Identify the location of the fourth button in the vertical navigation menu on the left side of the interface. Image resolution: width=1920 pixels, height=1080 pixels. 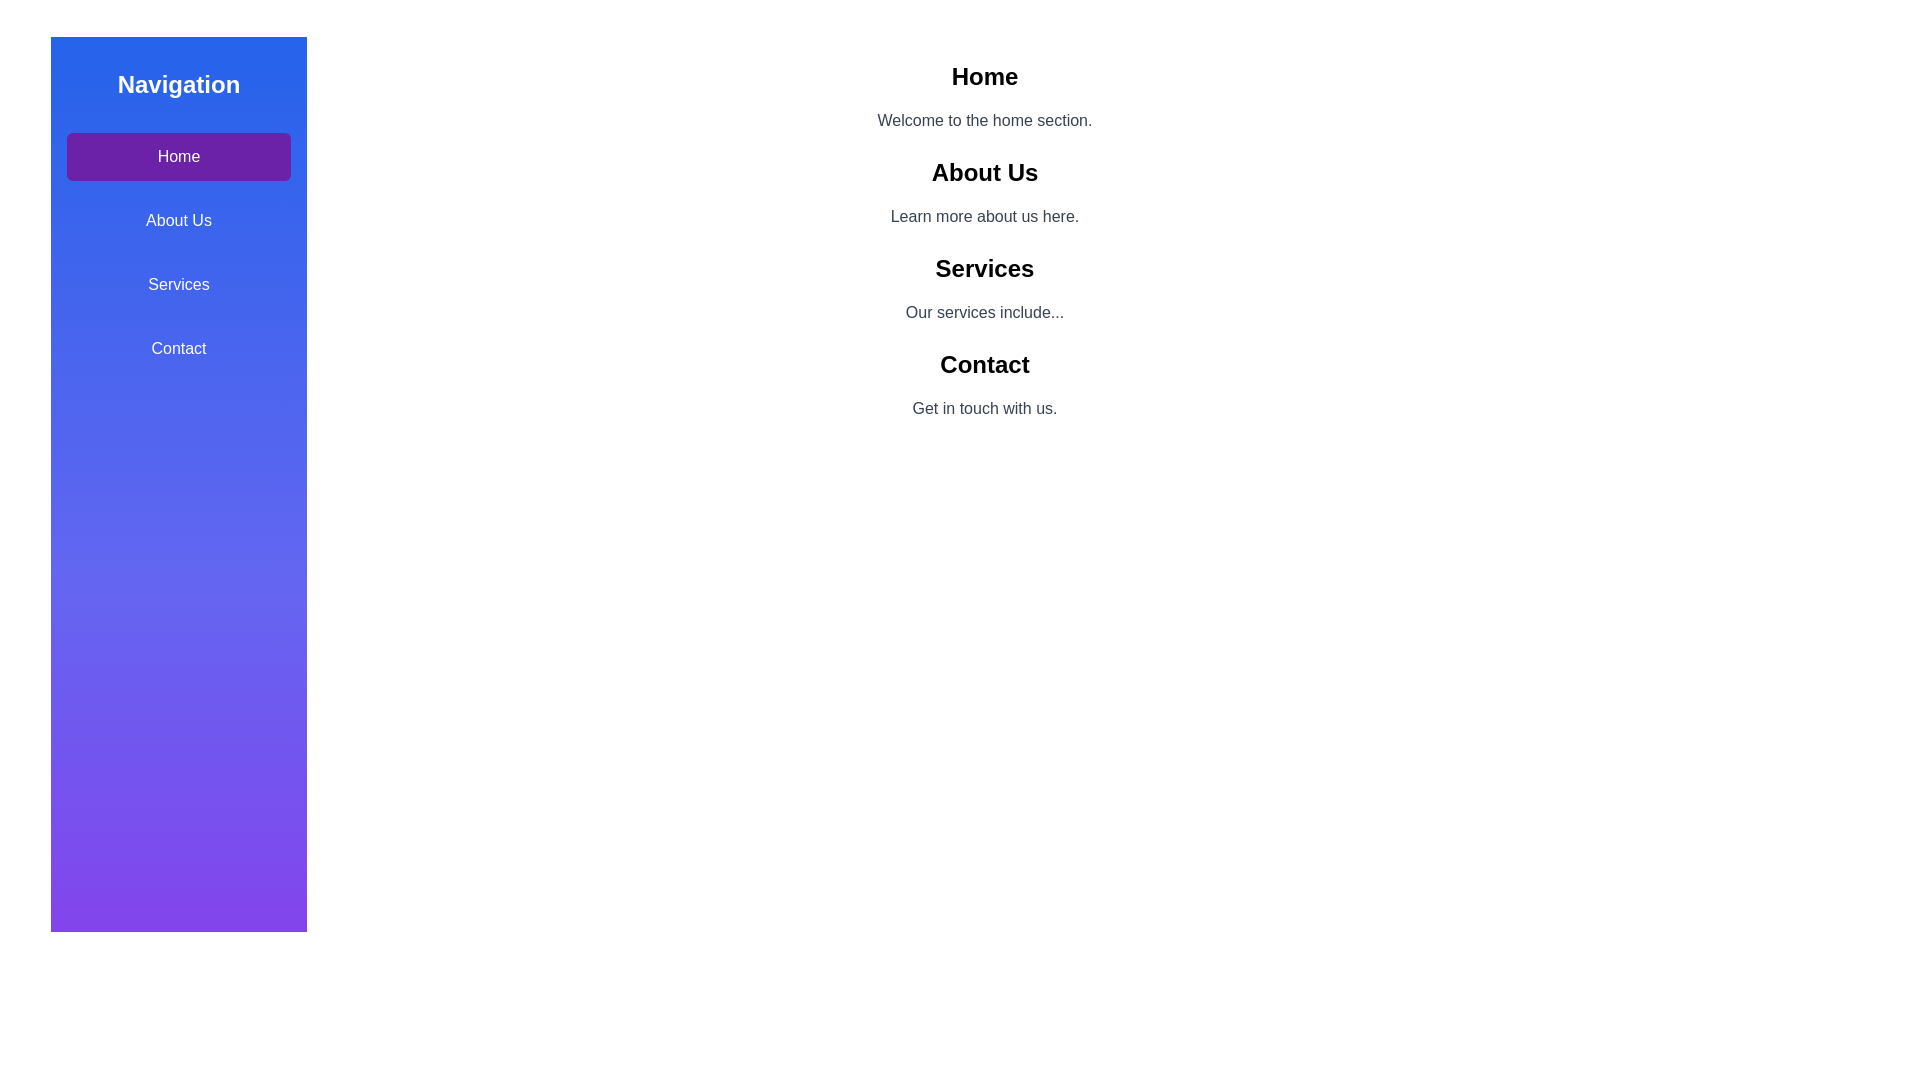
(178, 347).